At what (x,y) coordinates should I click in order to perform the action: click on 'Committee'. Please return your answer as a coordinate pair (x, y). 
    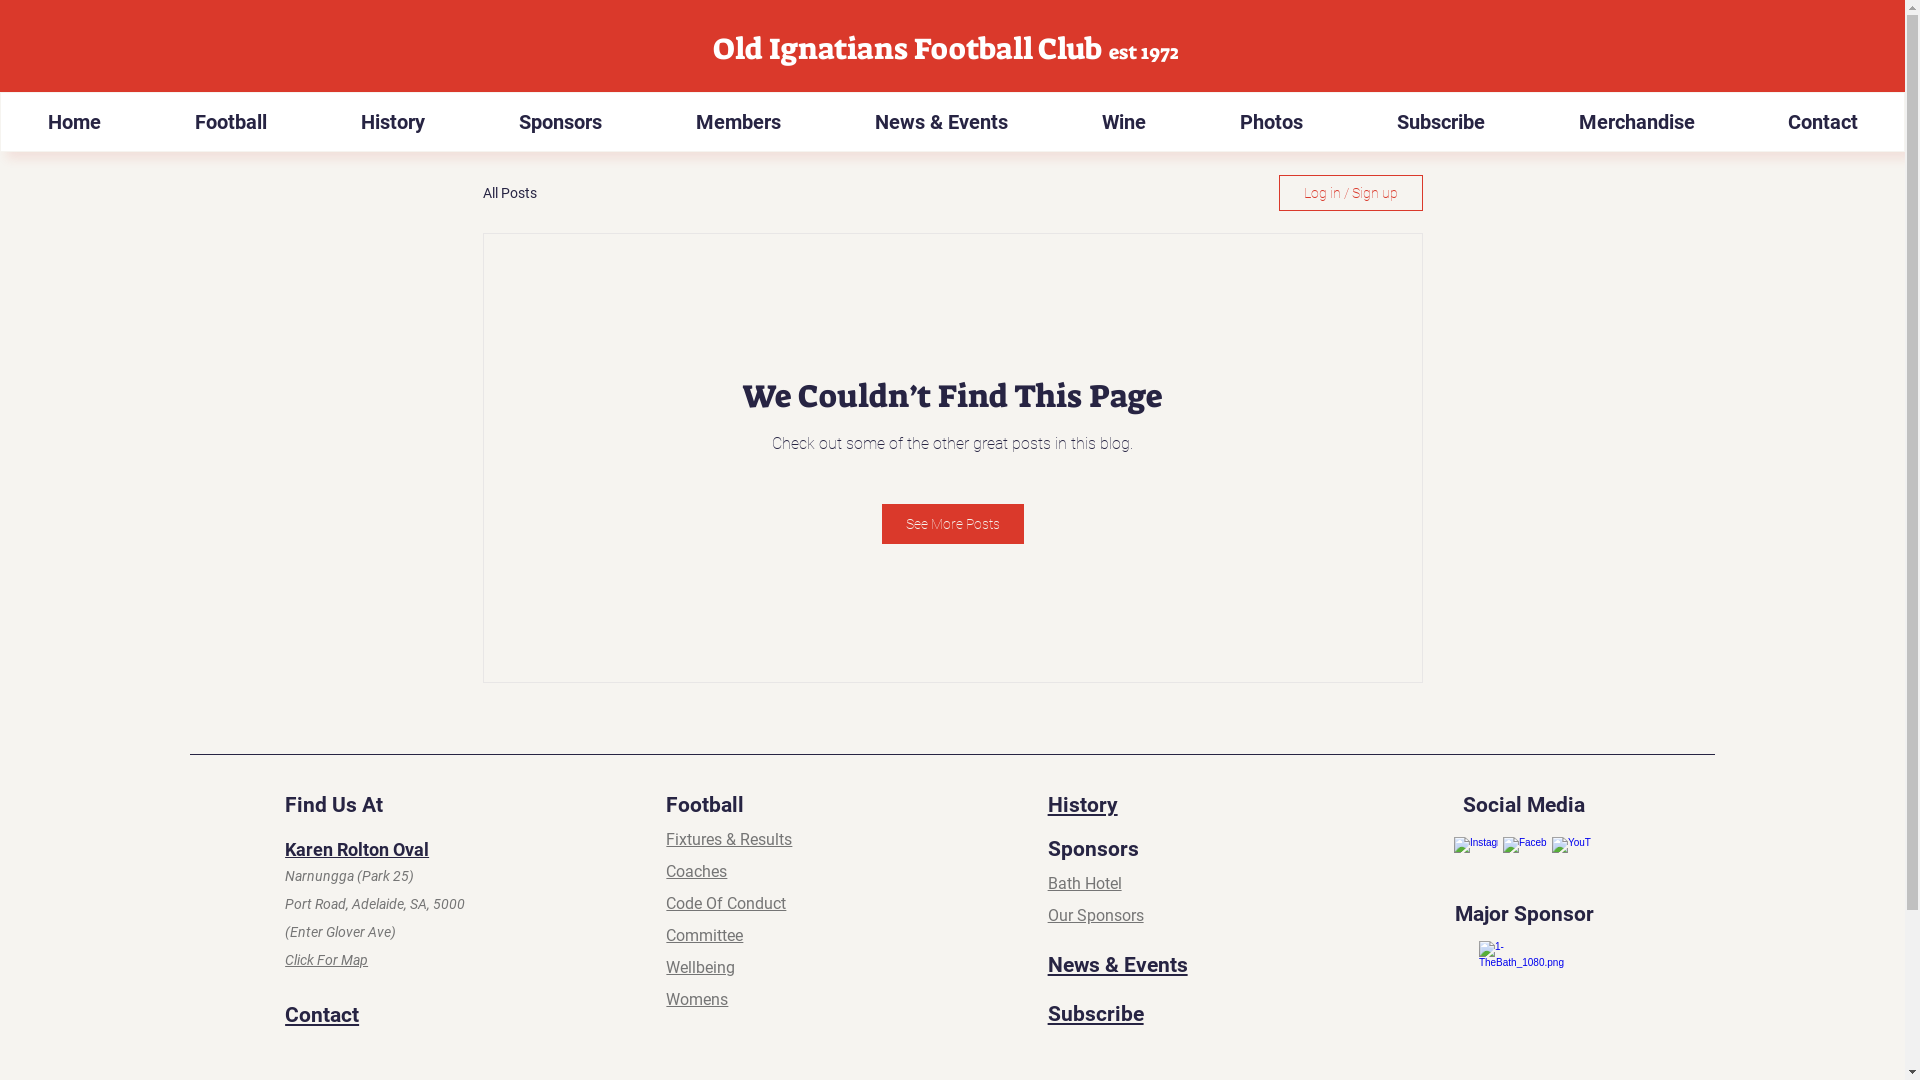
    Looking at the image, I should click on (704, 935).